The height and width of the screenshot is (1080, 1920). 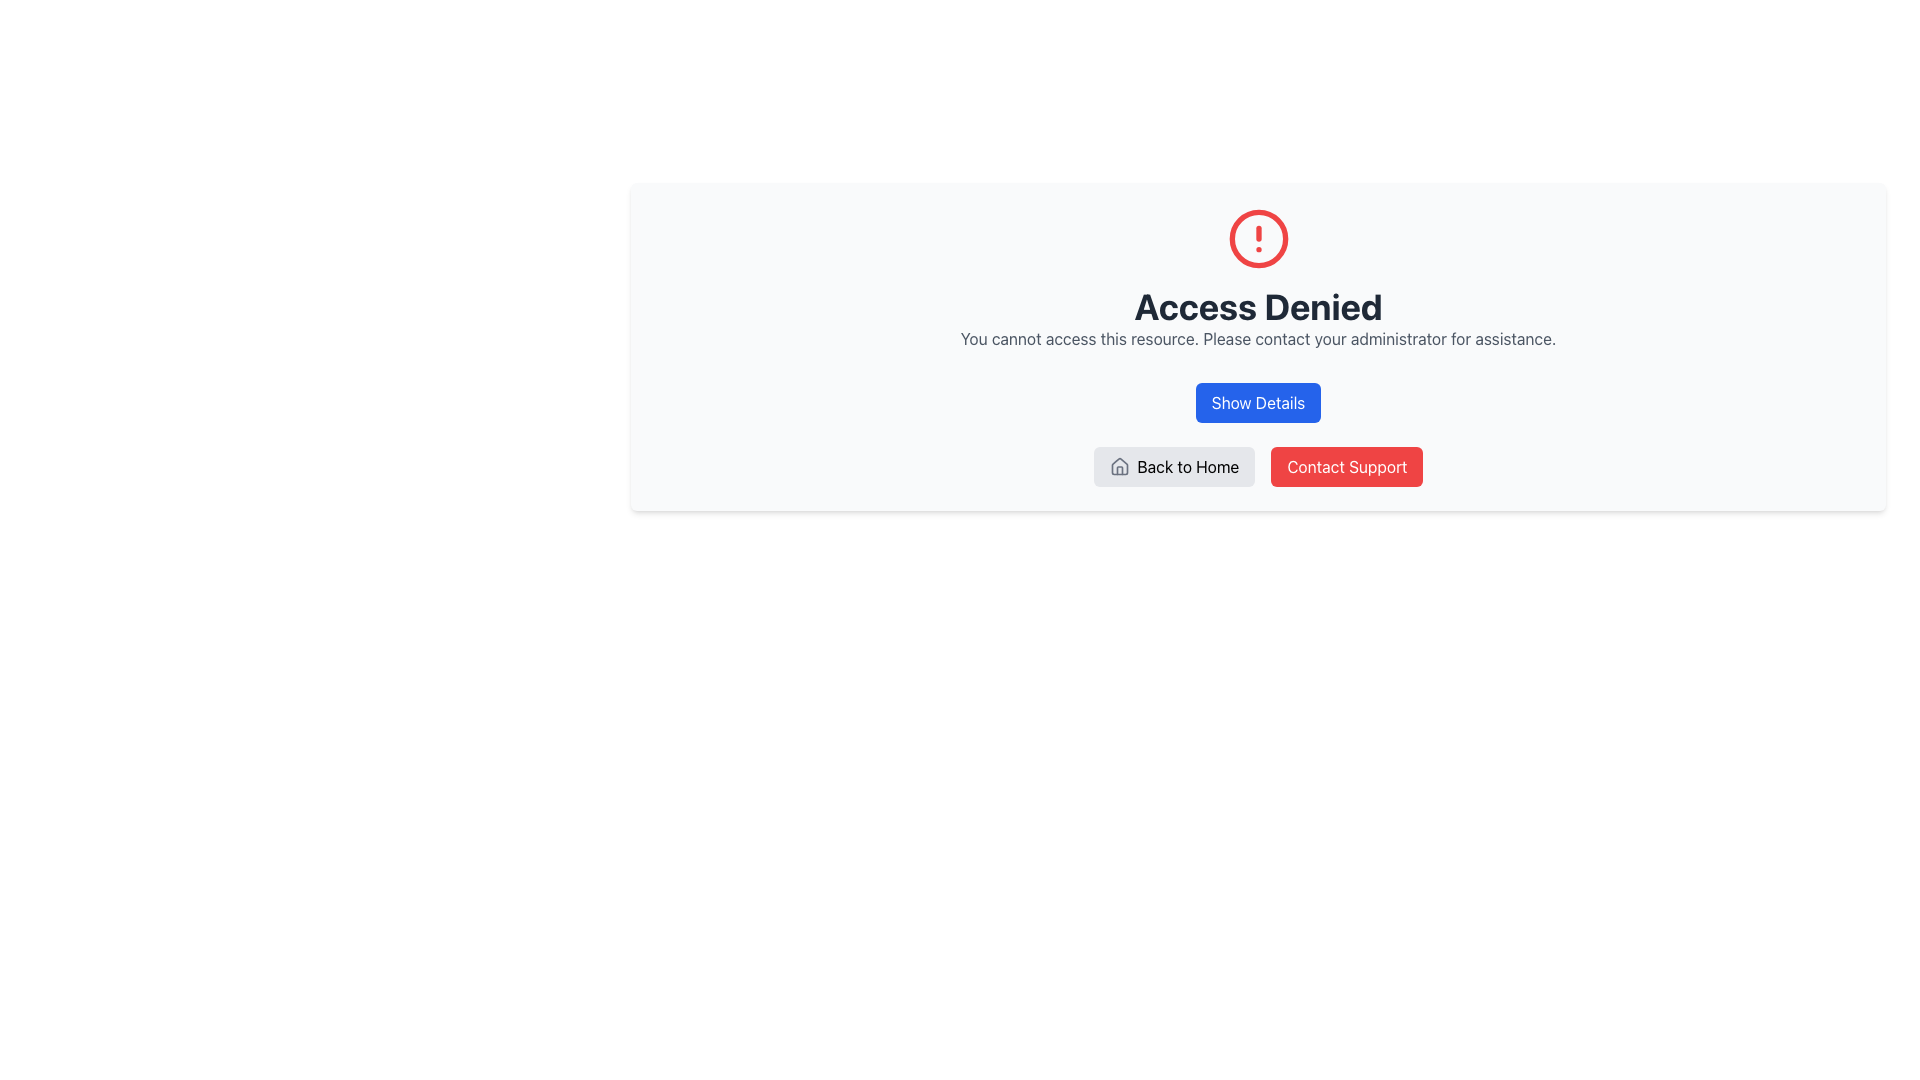 What do you see at coordinates (1257, 338) in the screenshot?
I see `informational text displayed in medium gray font, located directly beneath the 'Access Denied' headline` at bounding box center [1257, 338].